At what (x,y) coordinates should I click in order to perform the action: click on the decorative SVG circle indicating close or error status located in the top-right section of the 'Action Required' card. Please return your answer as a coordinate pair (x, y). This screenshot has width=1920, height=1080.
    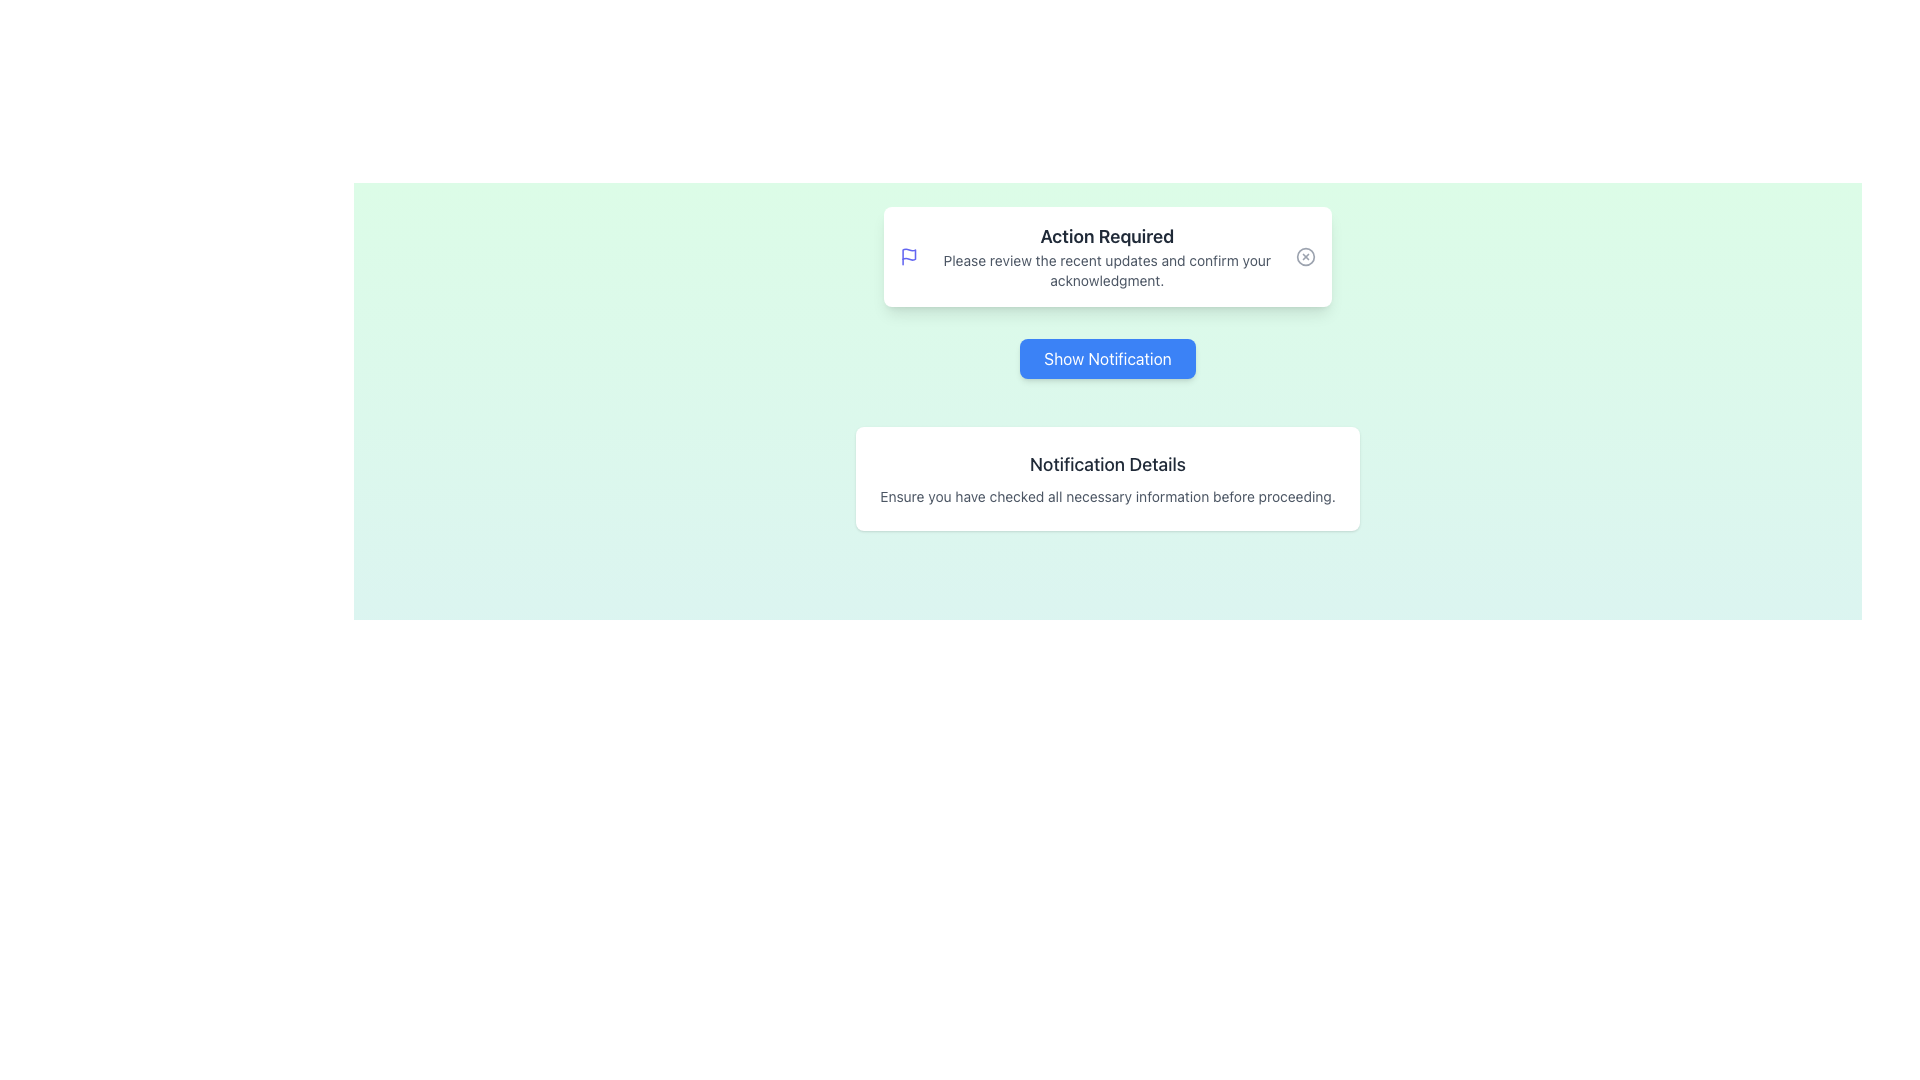
    Looking at the image, I should click on (1305, 256).